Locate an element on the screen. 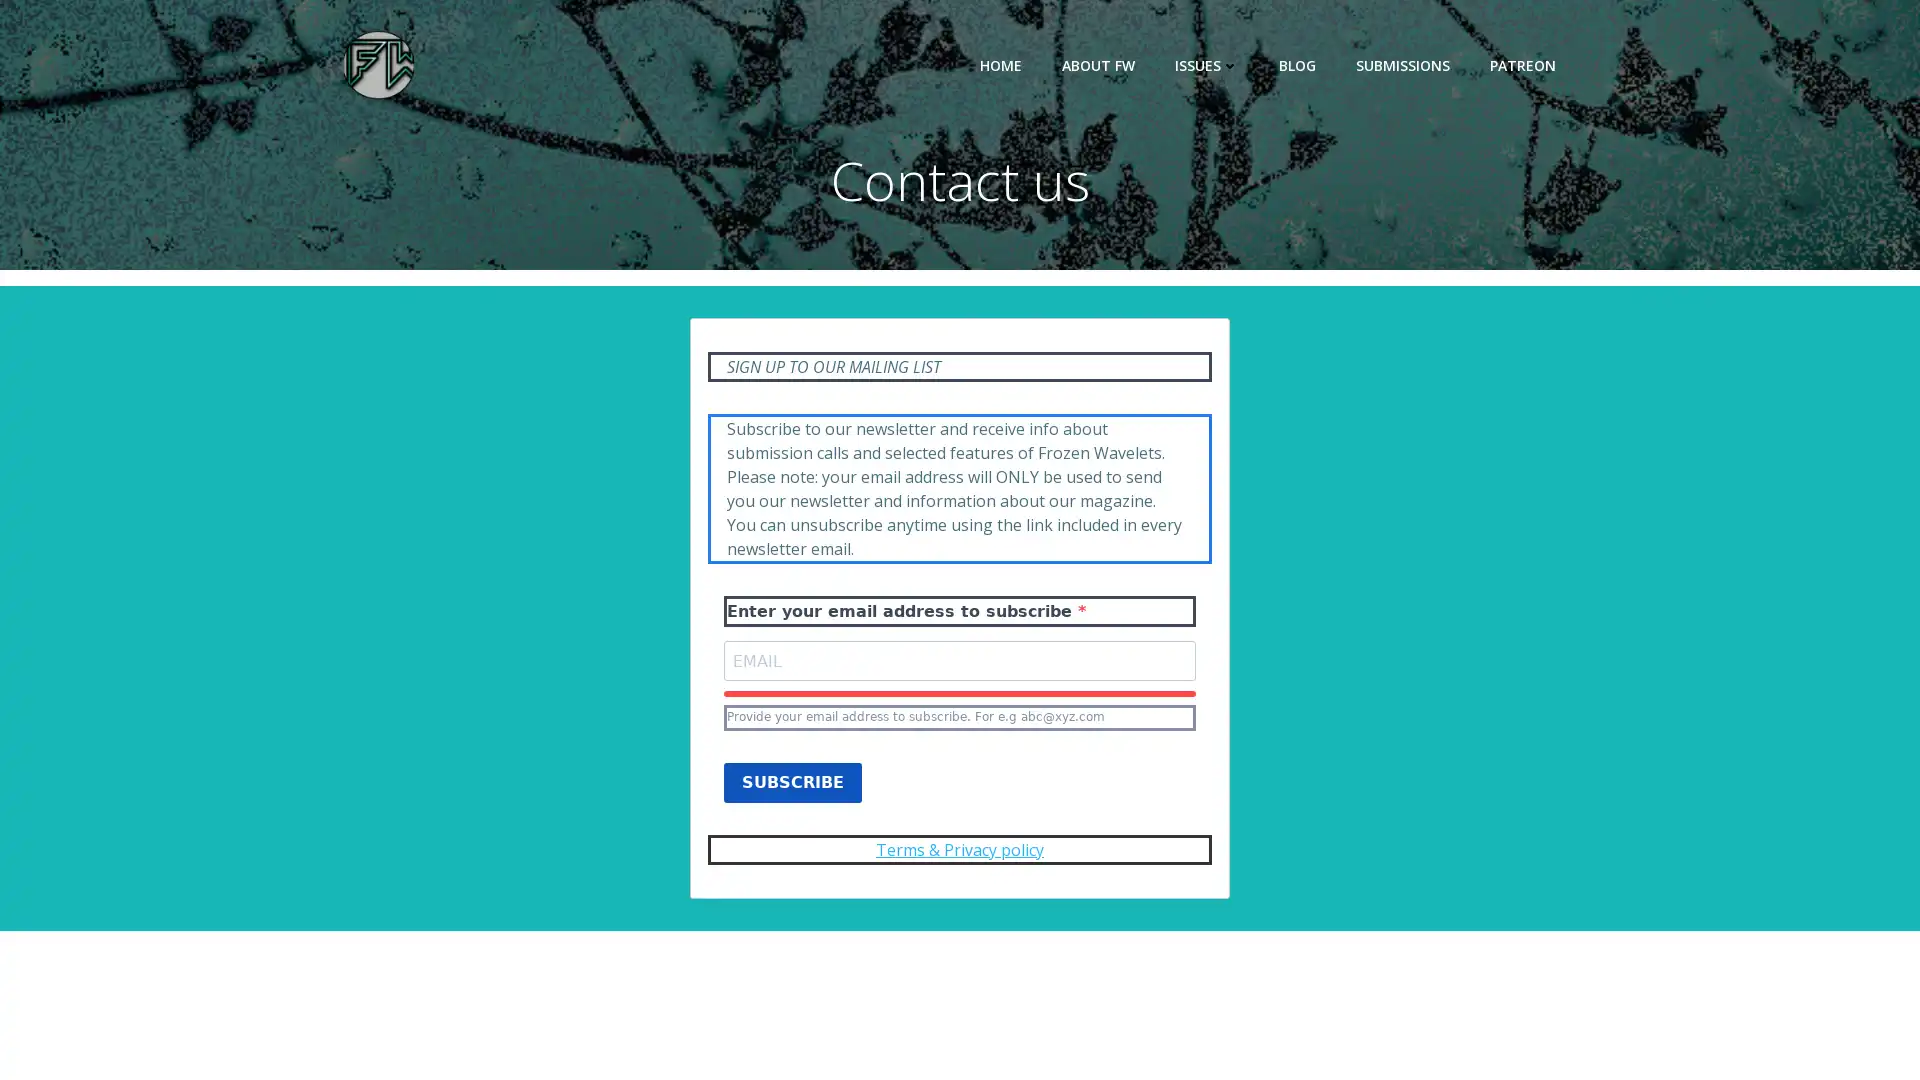 The height and width of the screenshot is (1080, 1920). SUBSCRIBE is located at coordinates (791, 804).